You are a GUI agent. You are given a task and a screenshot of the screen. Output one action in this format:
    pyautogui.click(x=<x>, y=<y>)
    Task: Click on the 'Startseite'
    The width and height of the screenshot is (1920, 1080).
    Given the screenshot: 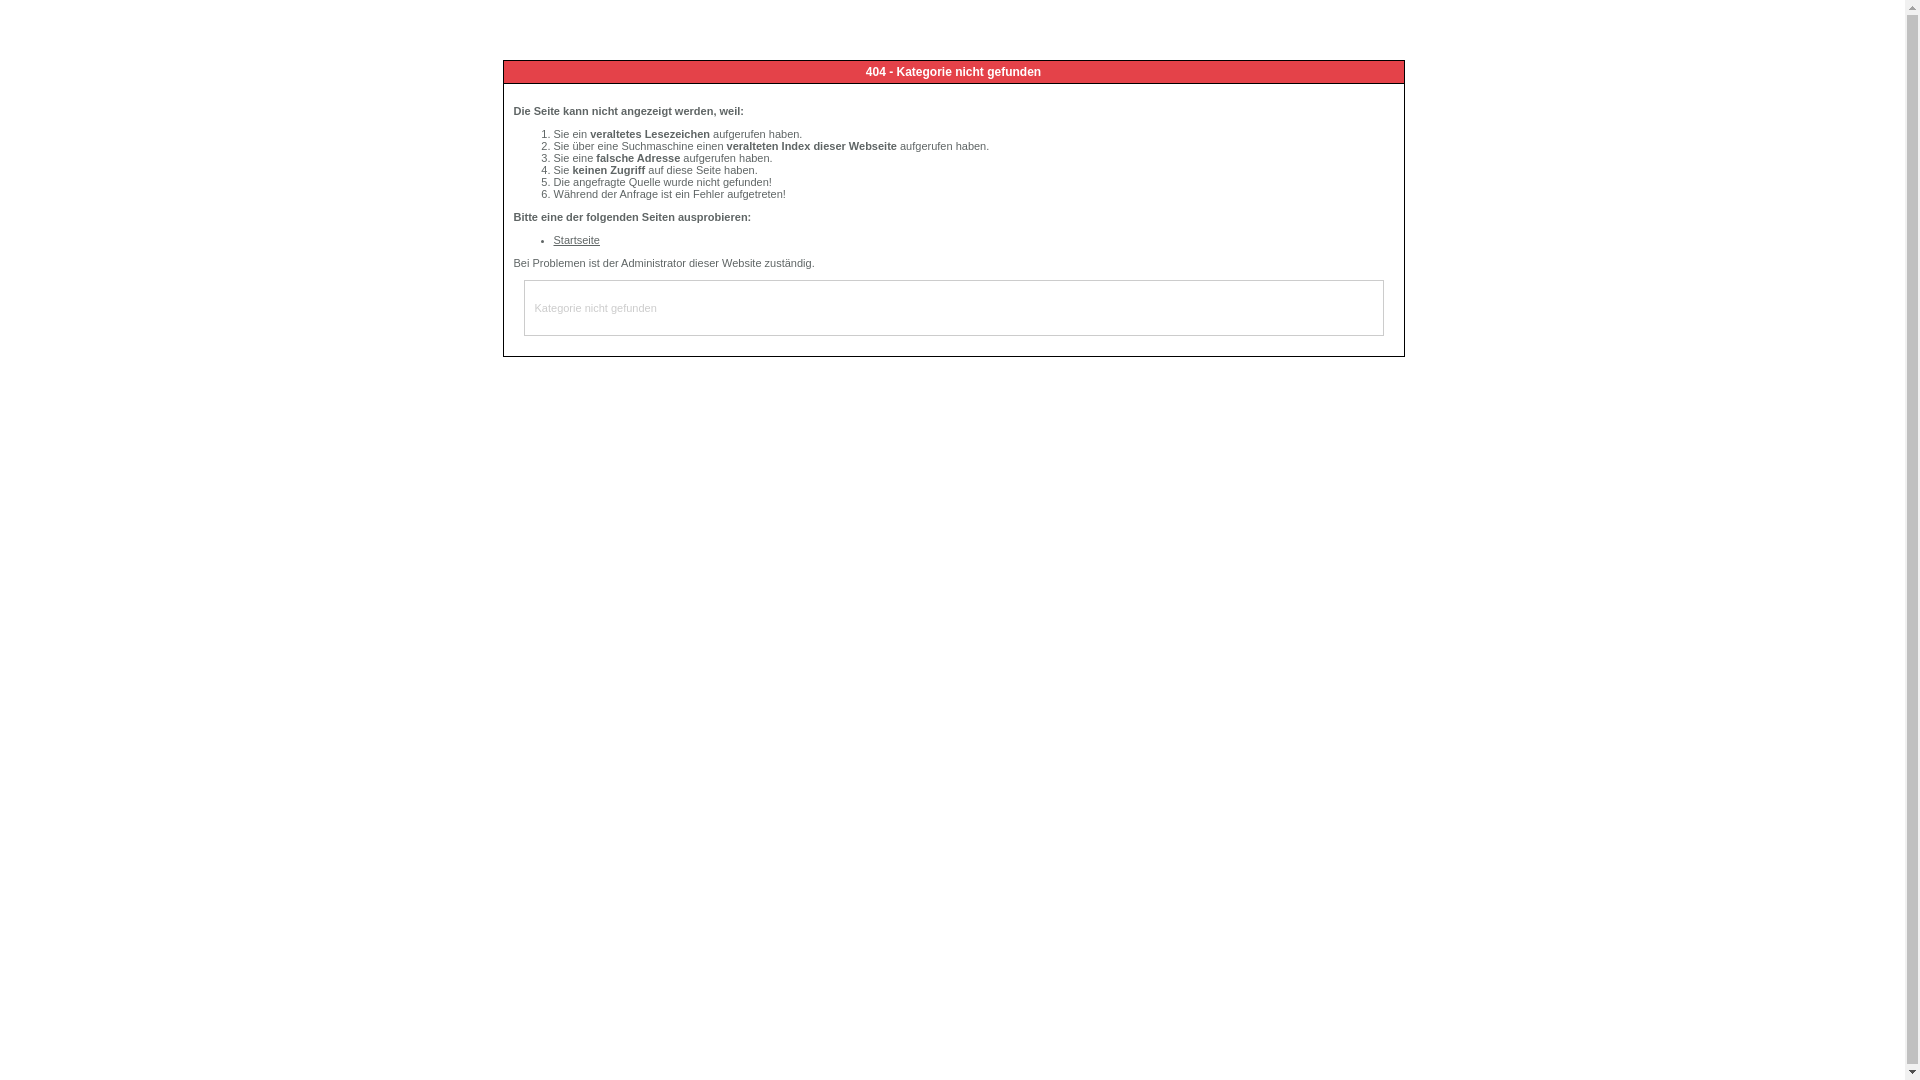 What is the action you would take?
    pyautogui.click(x=575, y=238)
    